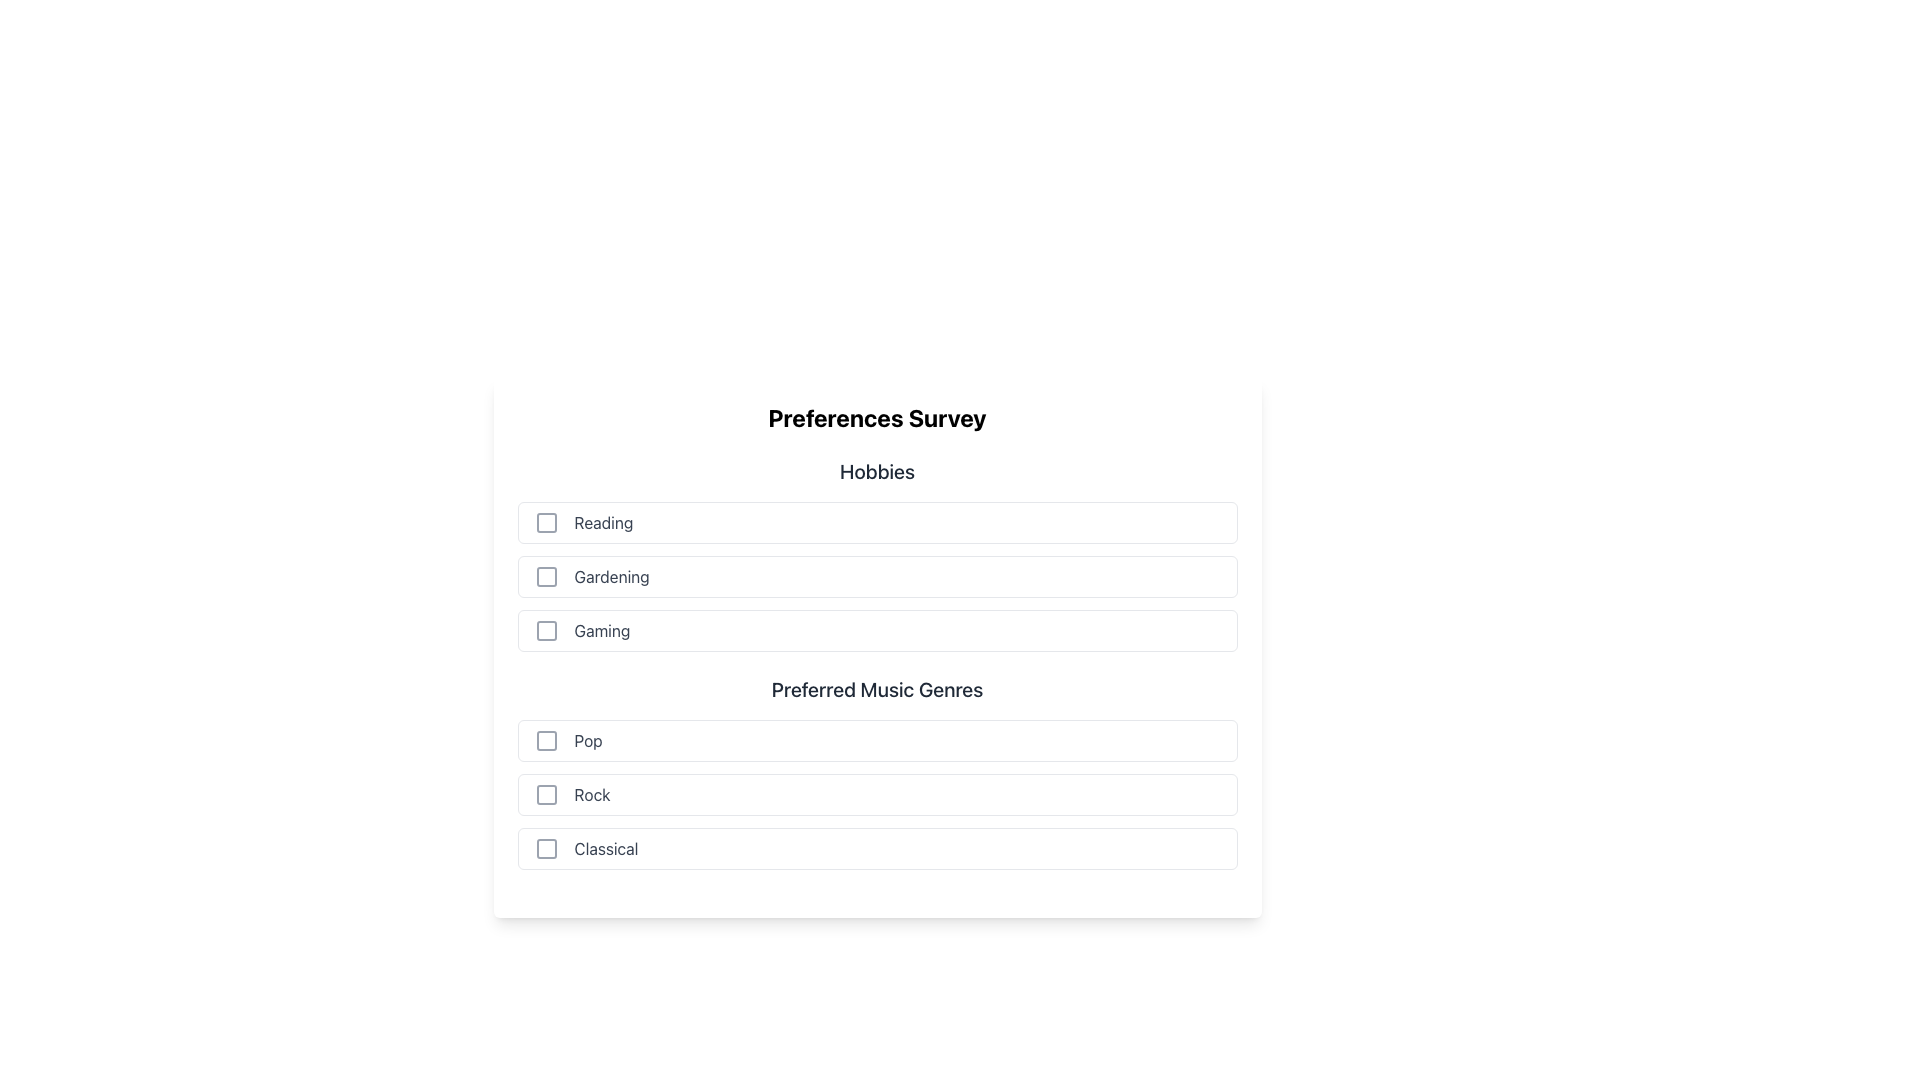 This screenshot has height=1080, width=1920. I want to click on the text label 'Gardening', which is styled in light gray color and positioned under the title 'Hobbies', to the right of a checkbox icon, so click(611, 577).